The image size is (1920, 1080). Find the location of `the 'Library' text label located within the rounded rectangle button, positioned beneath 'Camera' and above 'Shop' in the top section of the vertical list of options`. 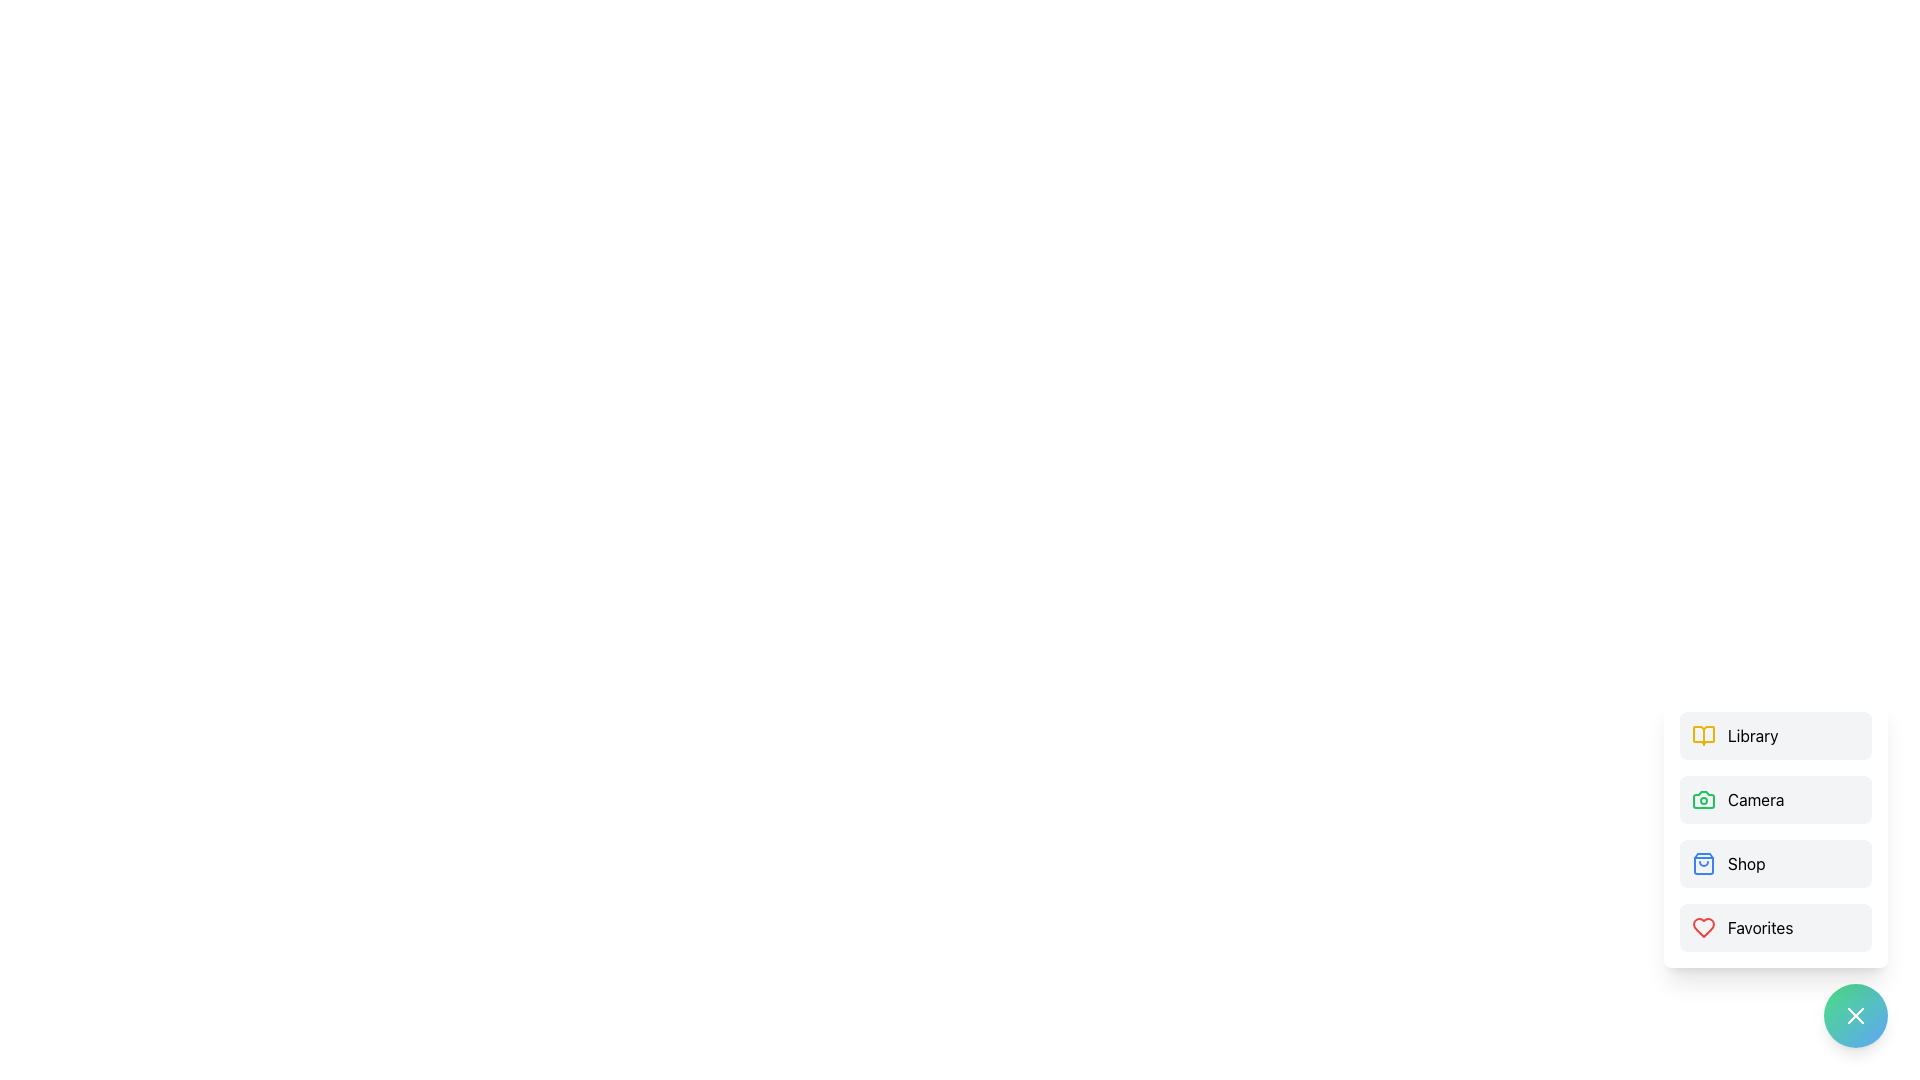

the 'Library' text label located within the rounded rectangle button, positioned beneath 'Camera' and above 'Shop' in the top section of the vertical list of options is located at coordinates (1752, 736).